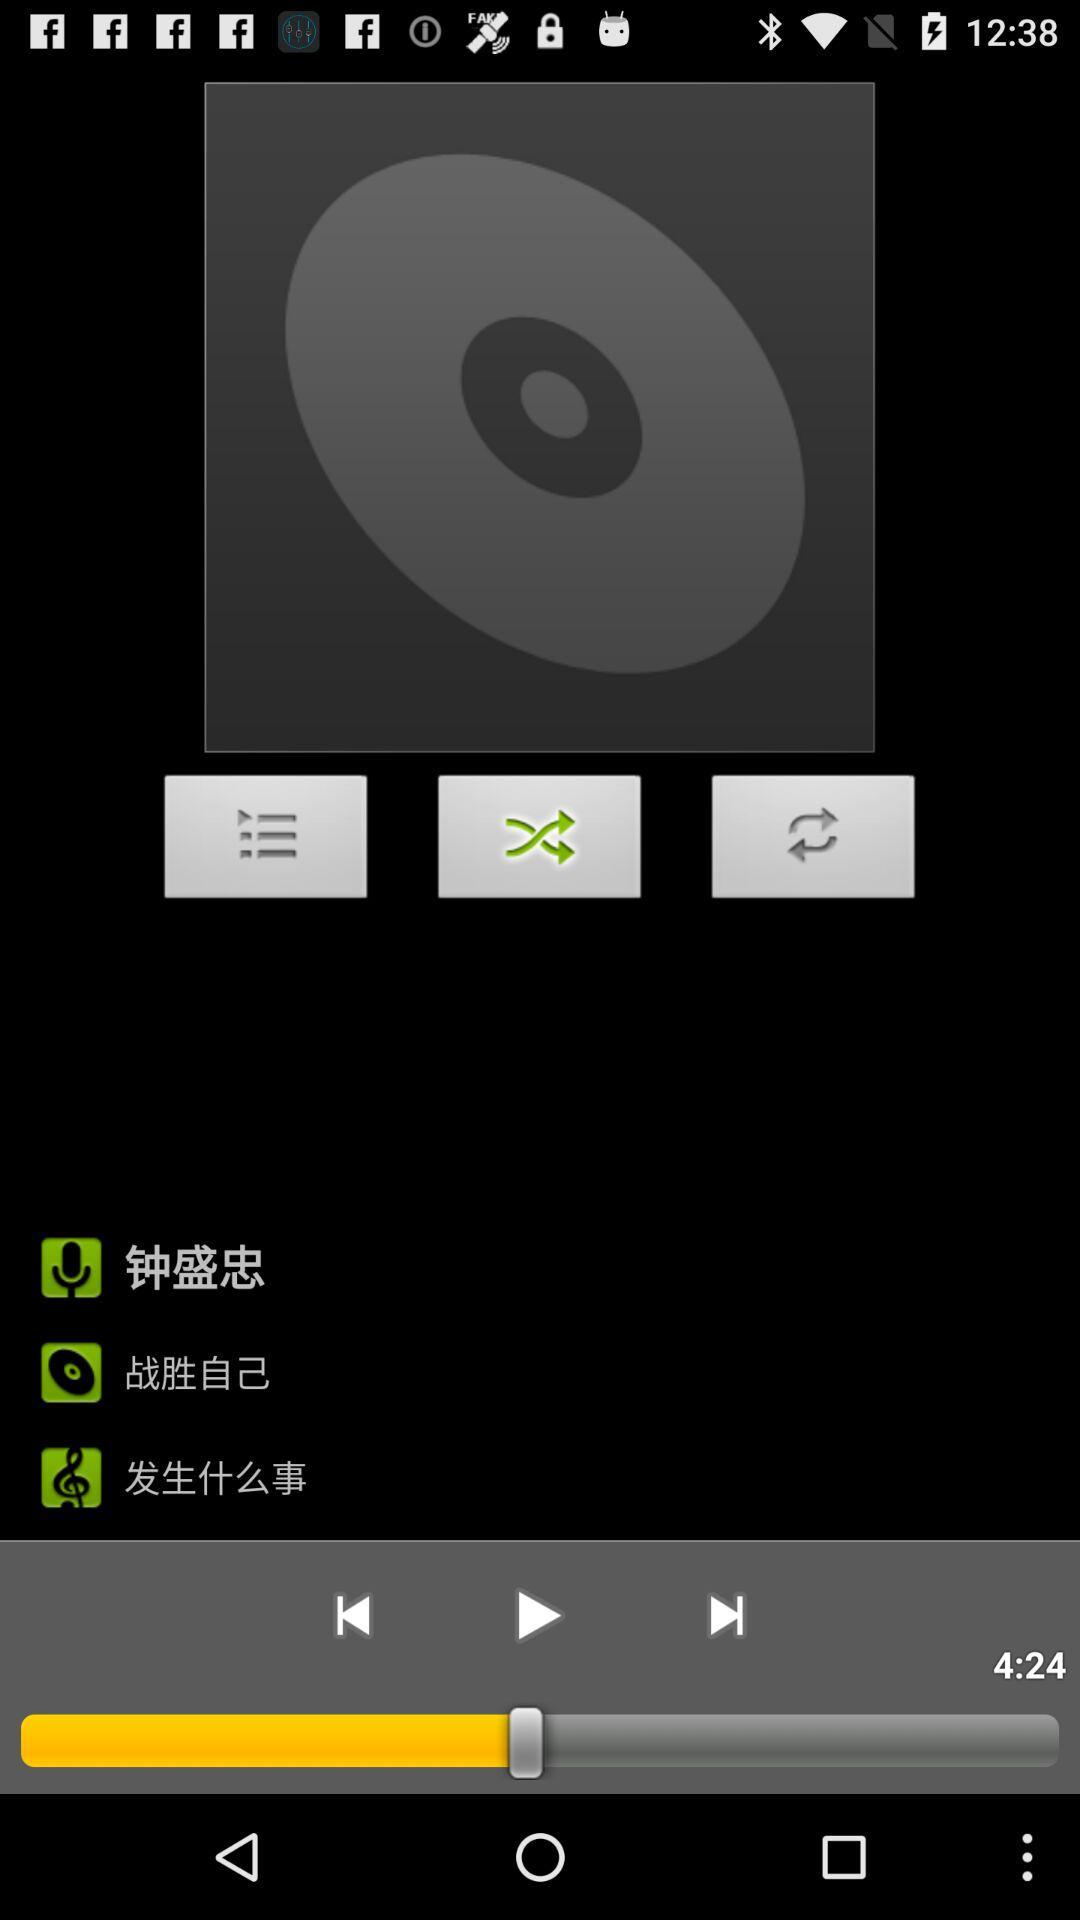 The height and width of the screenshot is (1920, 1080). I want to click on the close icon, so click(540, 900).